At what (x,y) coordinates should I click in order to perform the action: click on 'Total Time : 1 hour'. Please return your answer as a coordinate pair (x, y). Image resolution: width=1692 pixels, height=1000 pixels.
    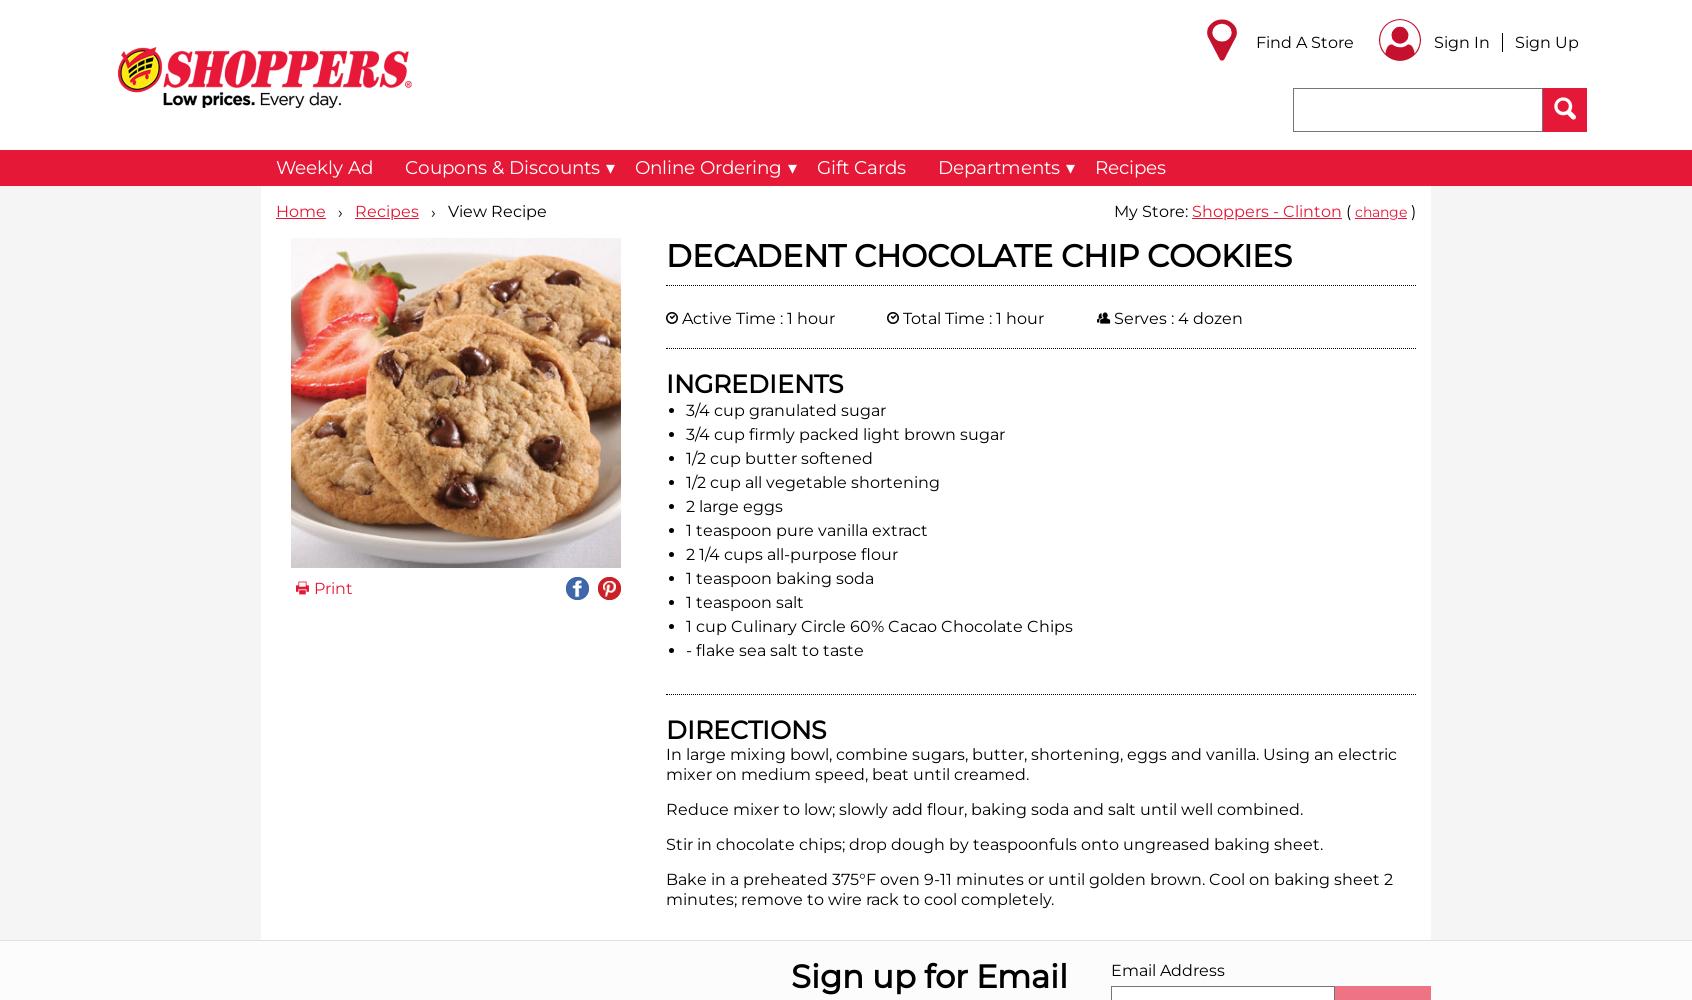
    Looking at the image, I should click on (971, 317).